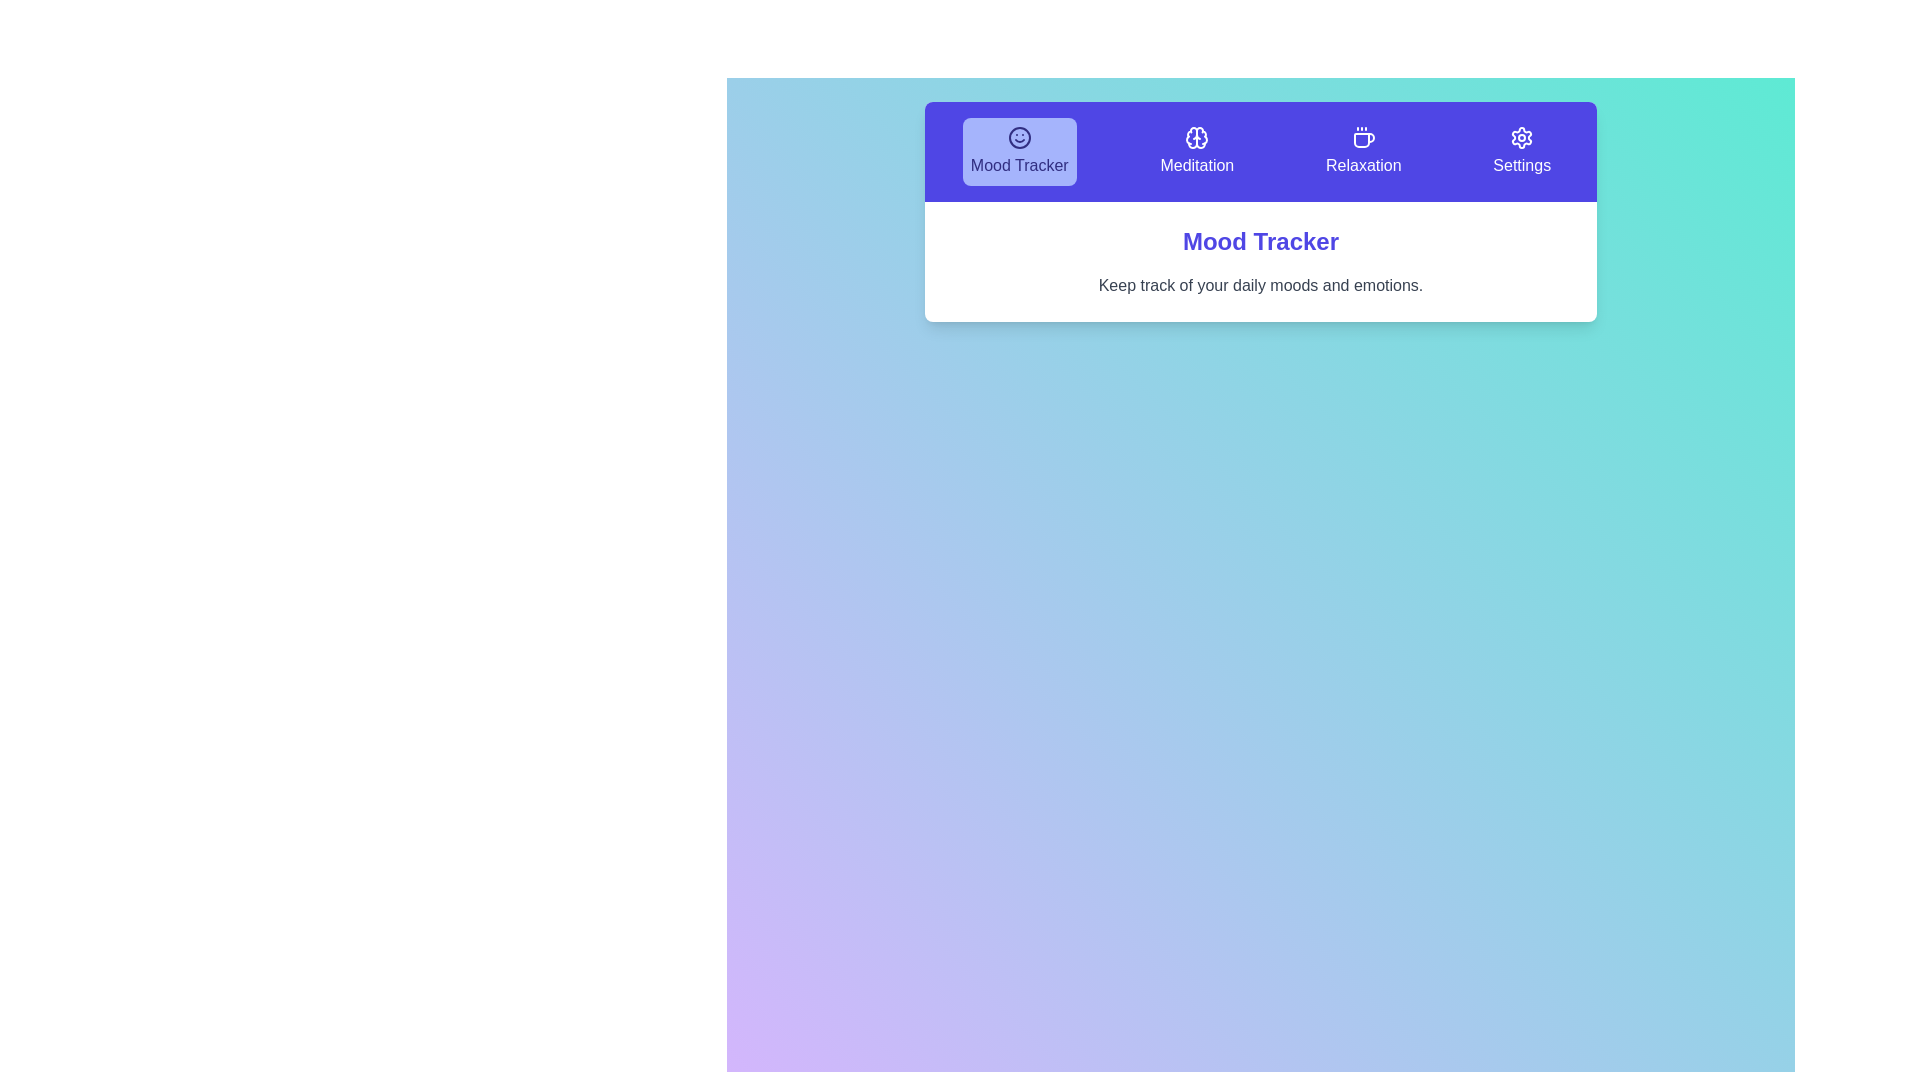  Describe the element at coordinates (1260, 285) in the screenshot. I see `introductory text element located directly under the bold phrase 'Mood Tracker' which is styled in gray font` at that location.